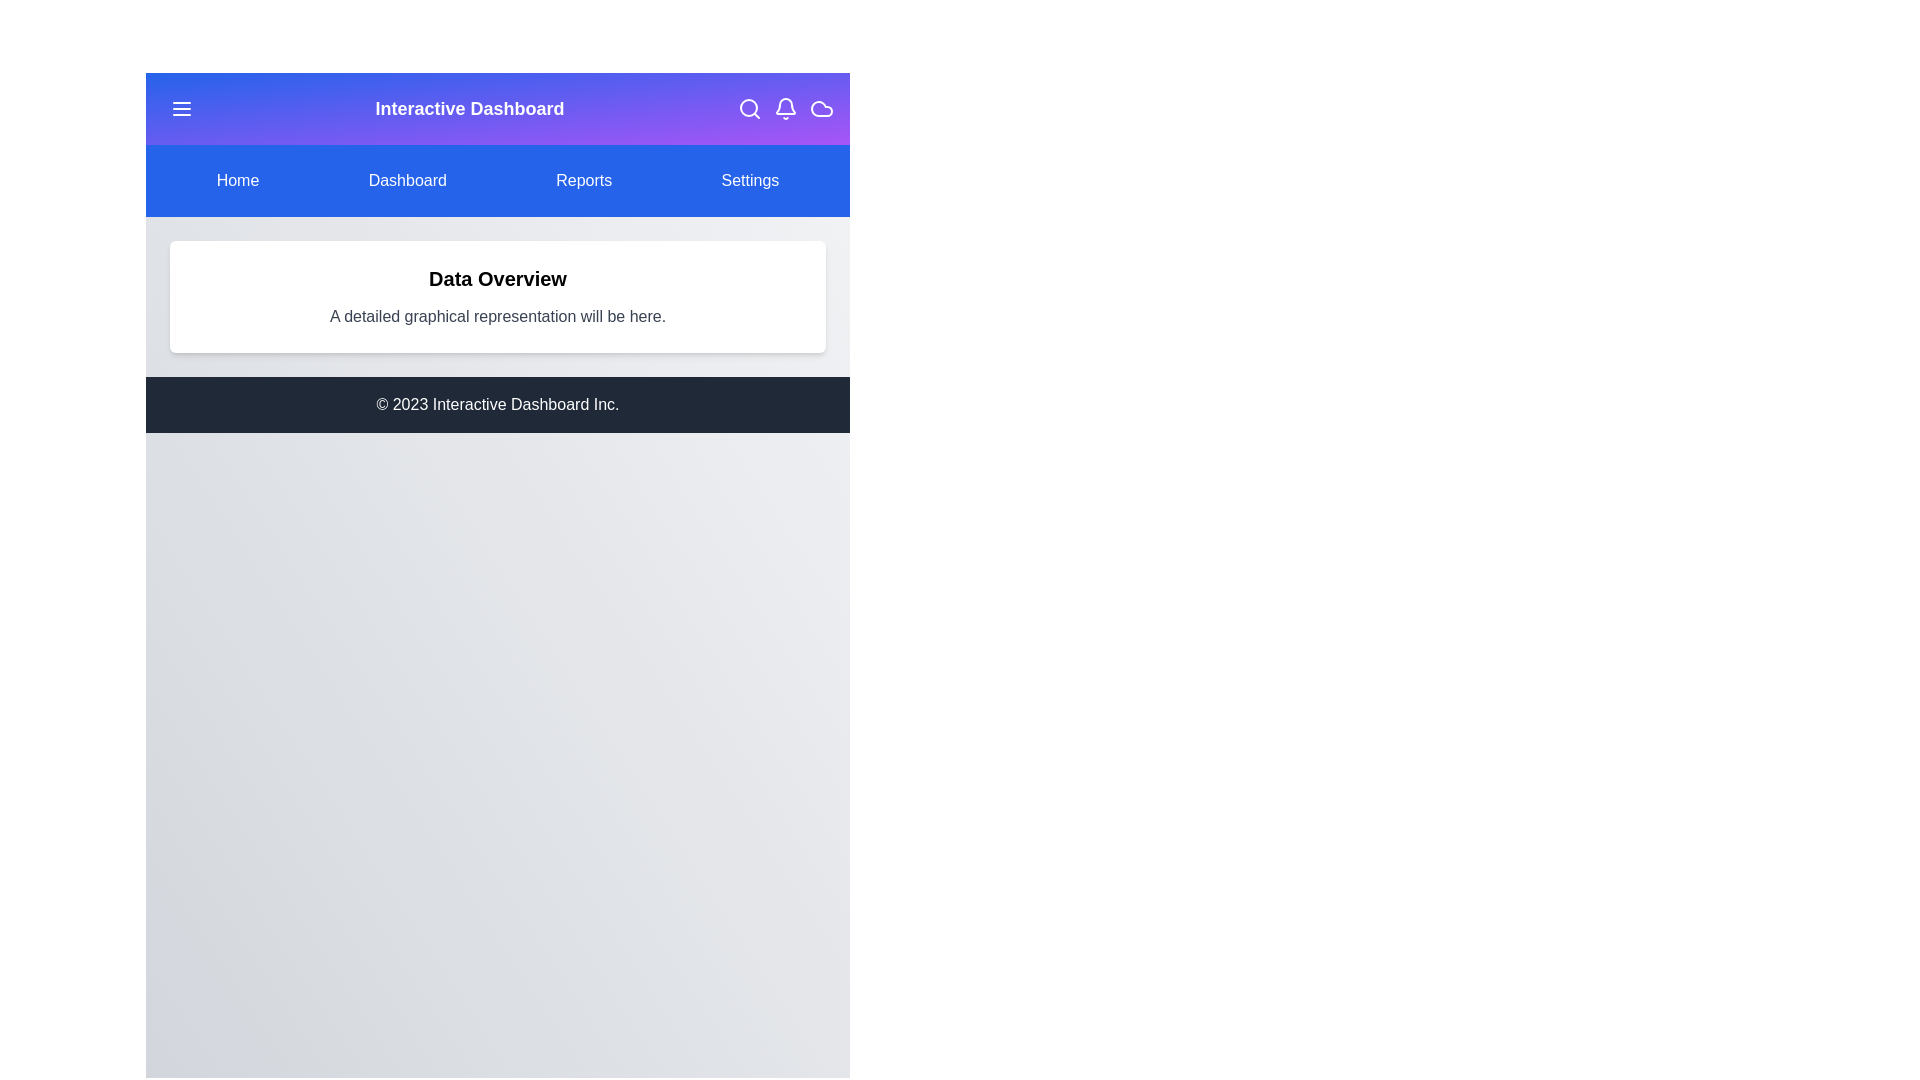  What do you see at coordinates (749, 181) in the screenshot?
I see `the menu item Settings to navigate to the corresponding section` at bounding box center [749, 181].